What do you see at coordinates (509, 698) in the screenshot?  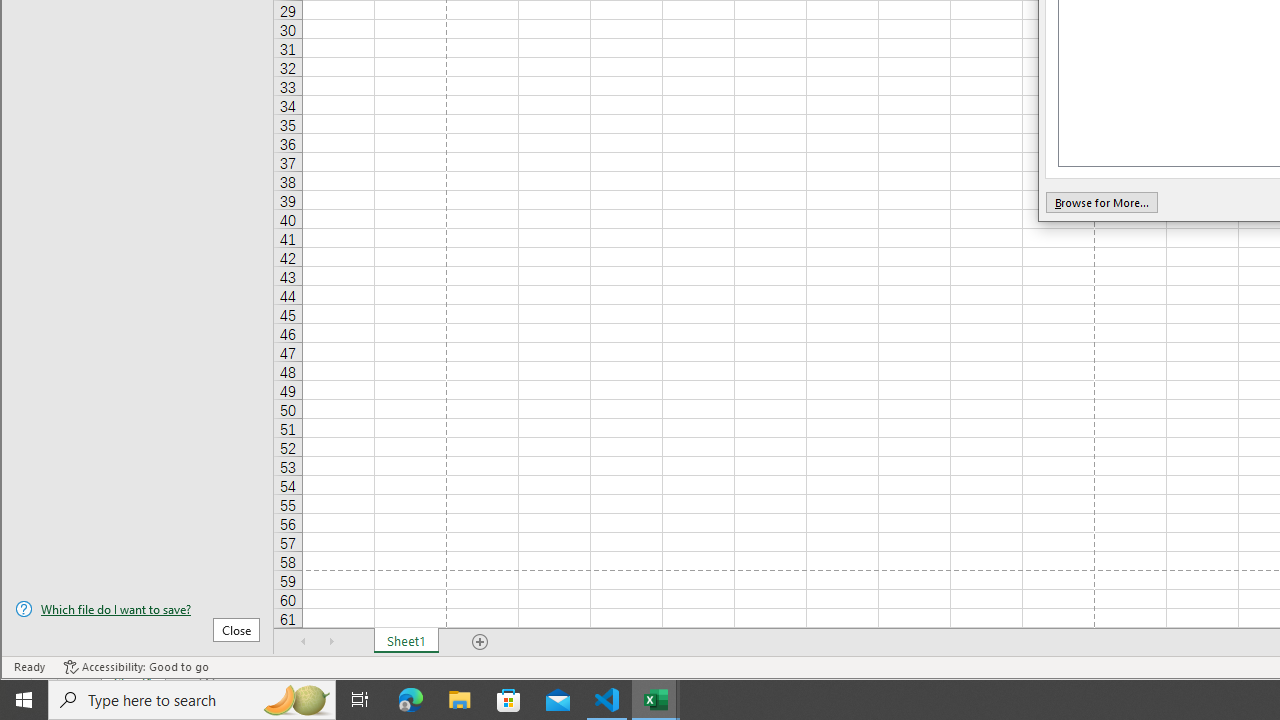 I see `'Microsoft Store'` at bounding box center [509, 698].